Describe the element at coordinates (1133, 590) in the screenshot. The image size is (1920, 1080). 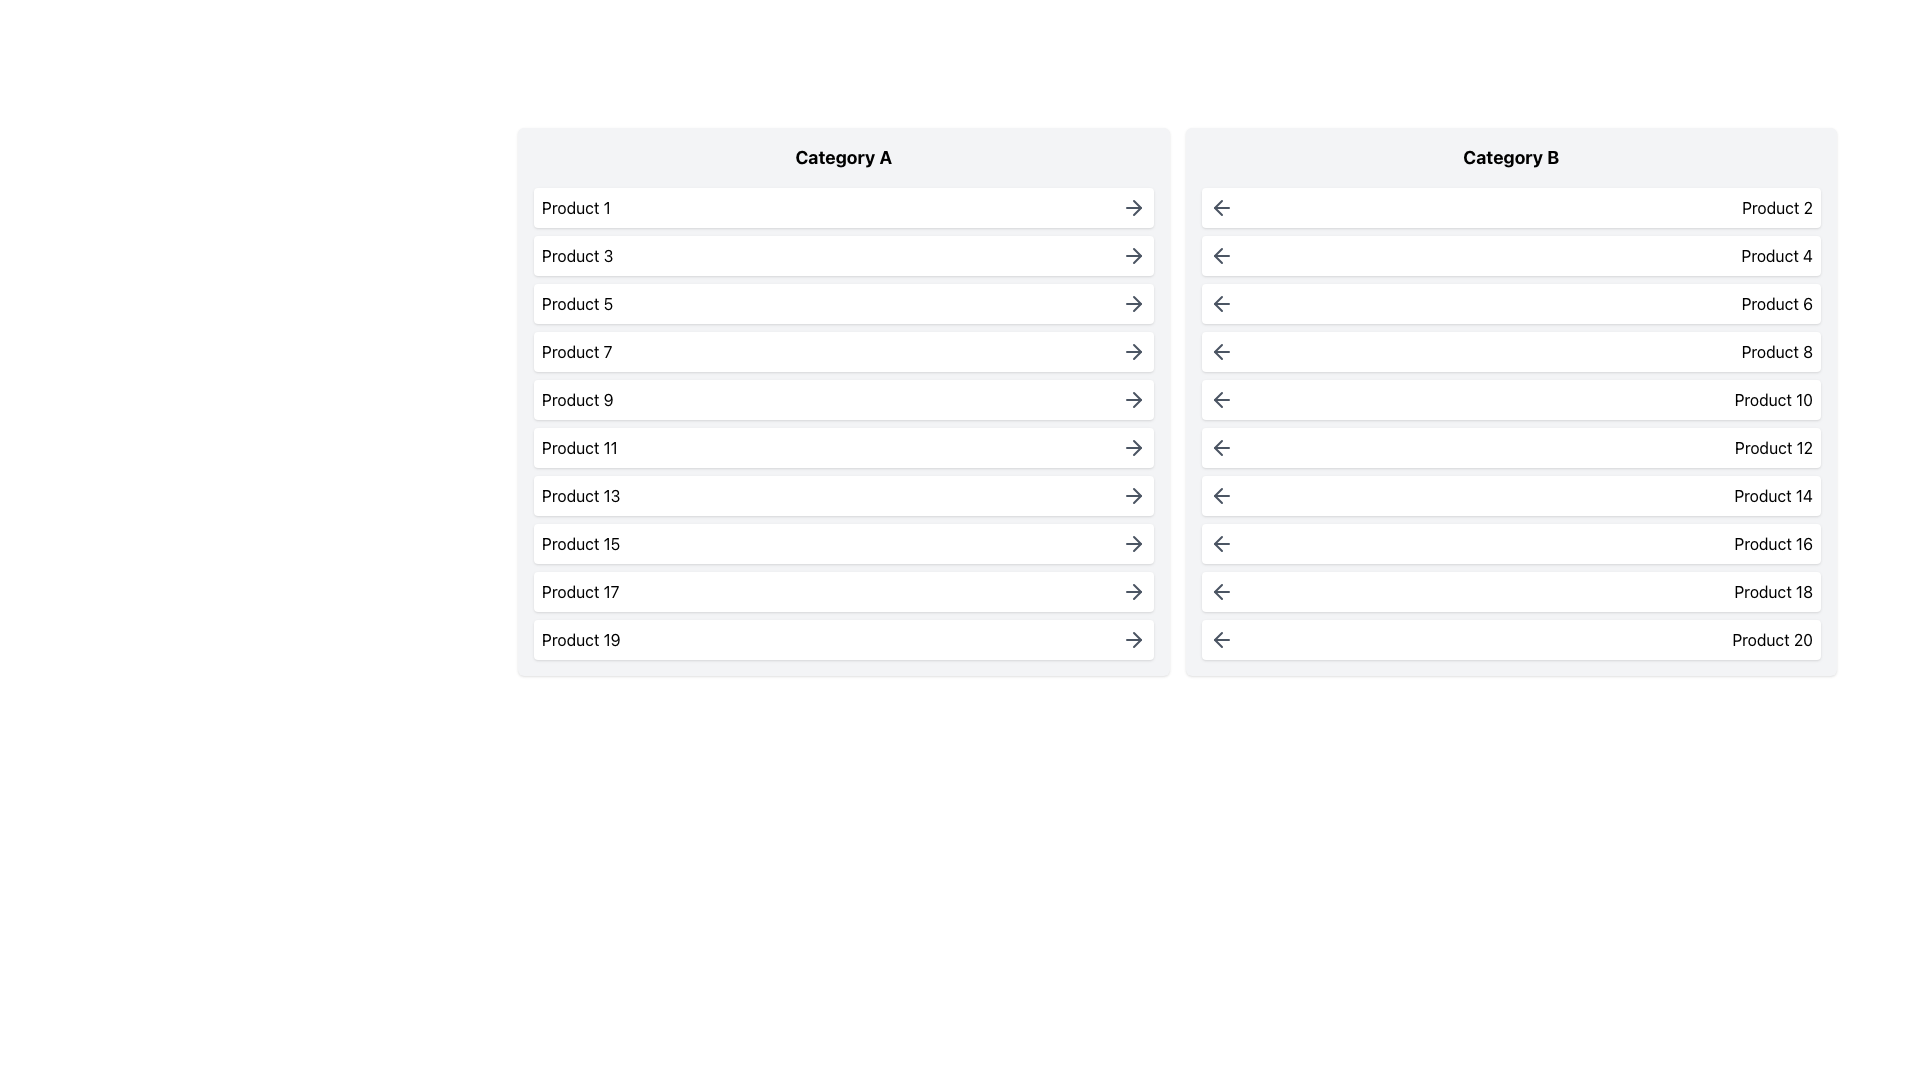
I see `the rightward arrow icon next to the 'Product 17' label in the 'Category A' section` at that location.